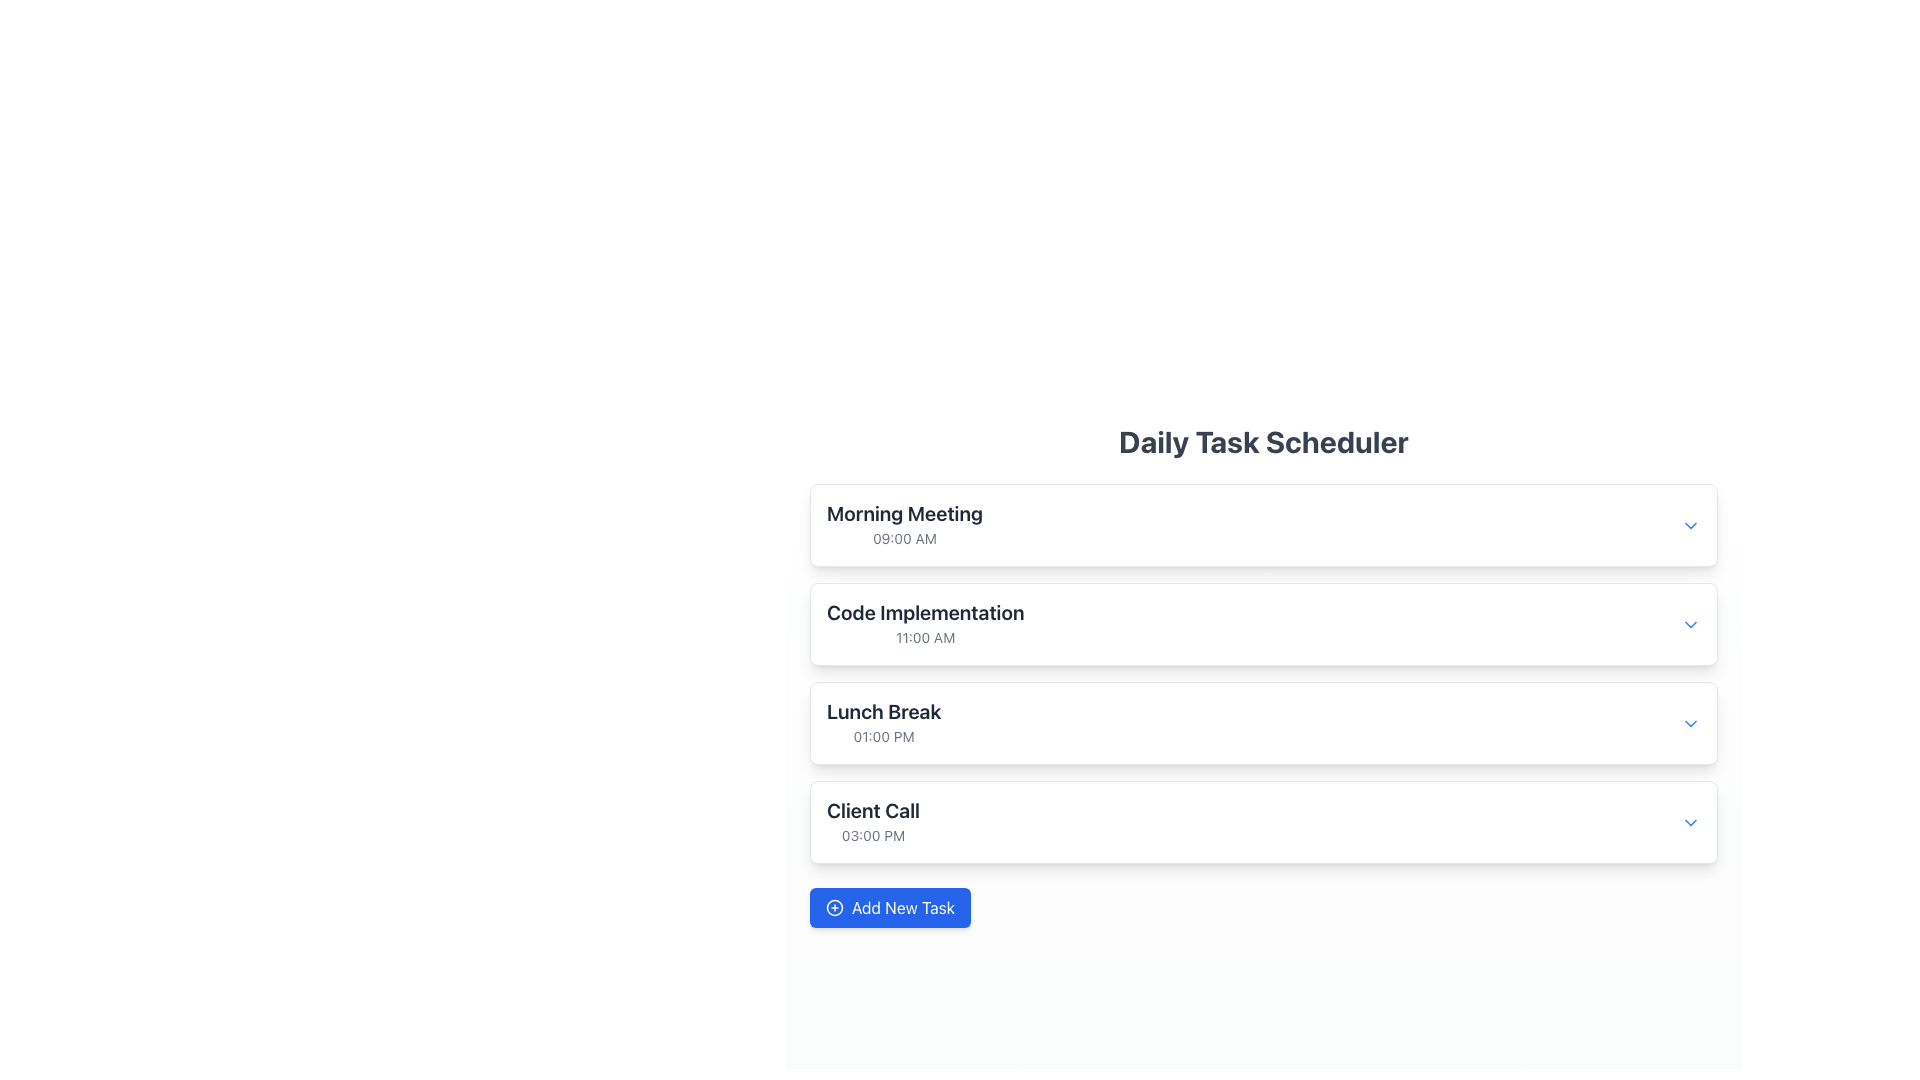 The image size is (1920, 1080). What do you see at coordinates (889, 907) in the screenshot?
I see `the 'Add New Task' button, which is a rectangular button with rounded corners, vibrant blue color, white text, and a '+' icon on the left` at bounding box center [889, 907].